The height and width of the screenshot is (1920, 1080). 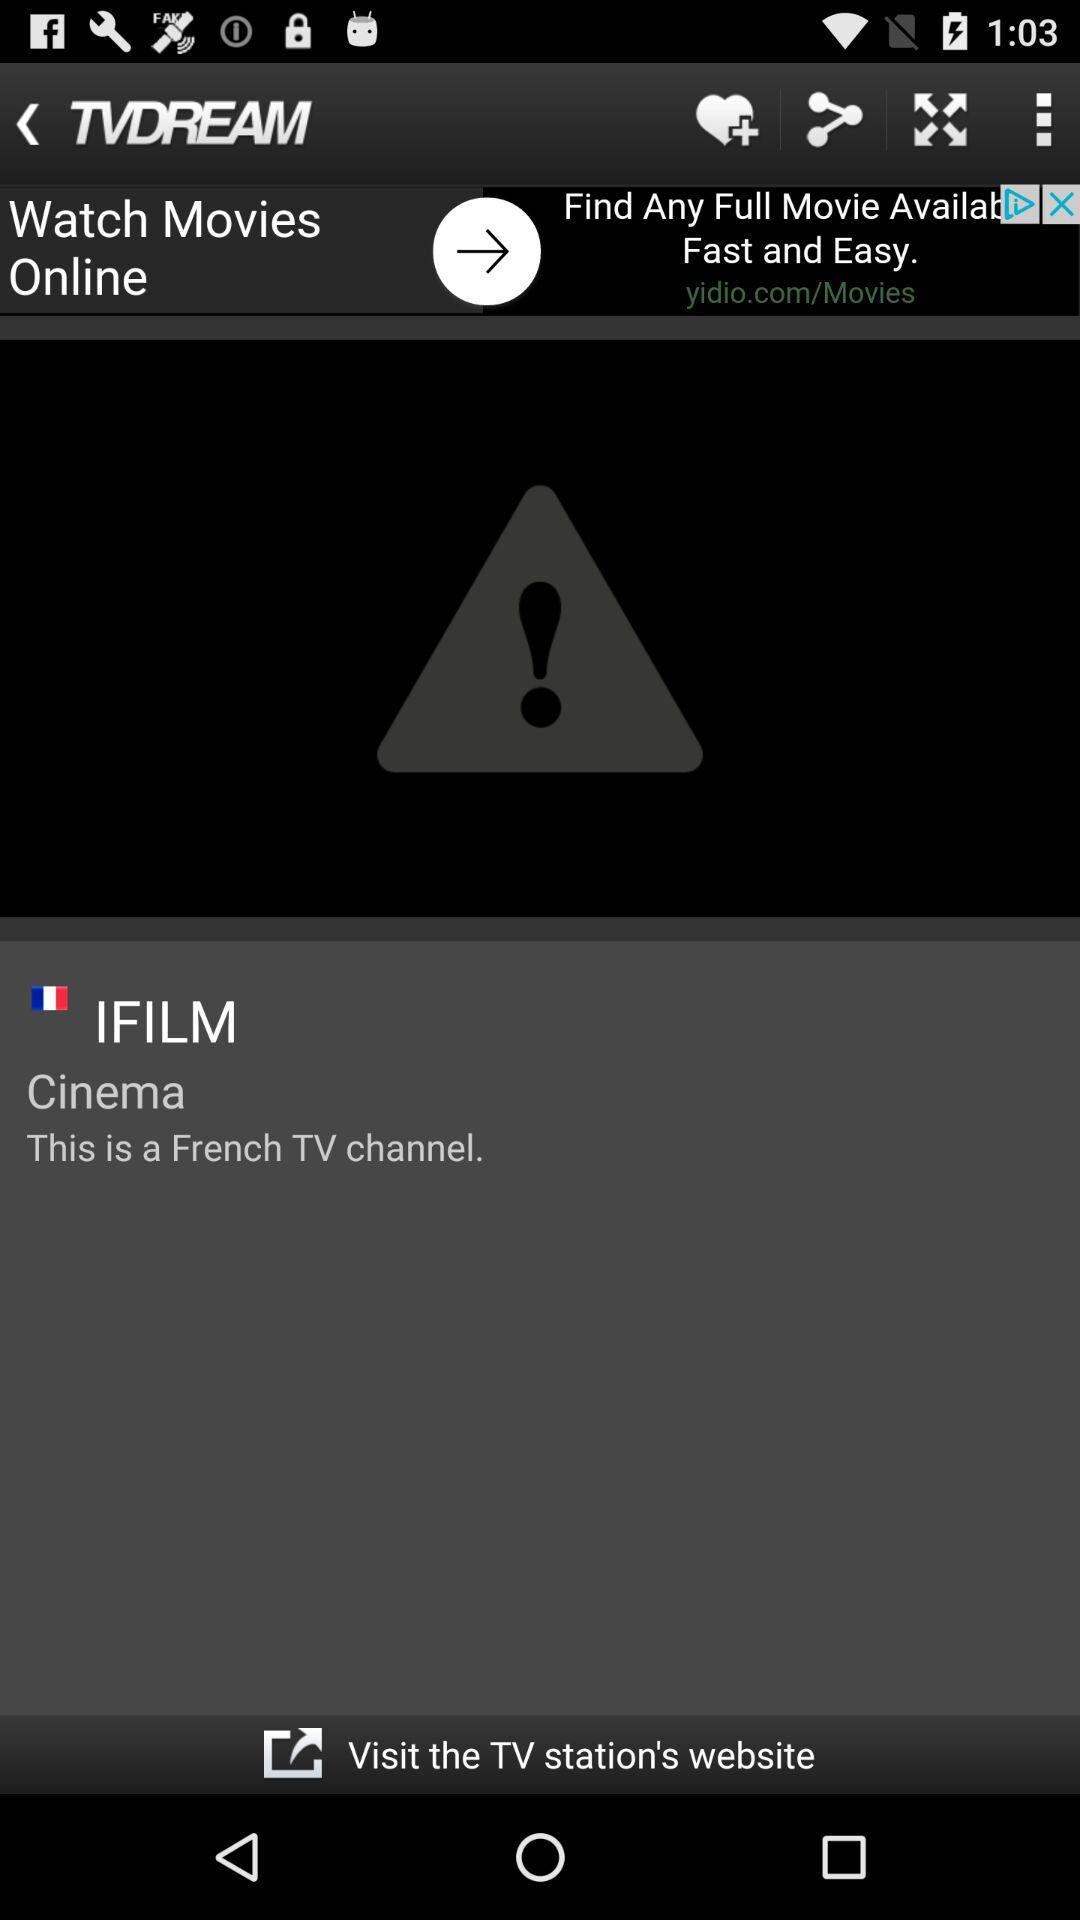 What do you see at coordinates (1042, 127) in the screenshot?
I see `the more icon` at bounding box center [1042, 127].